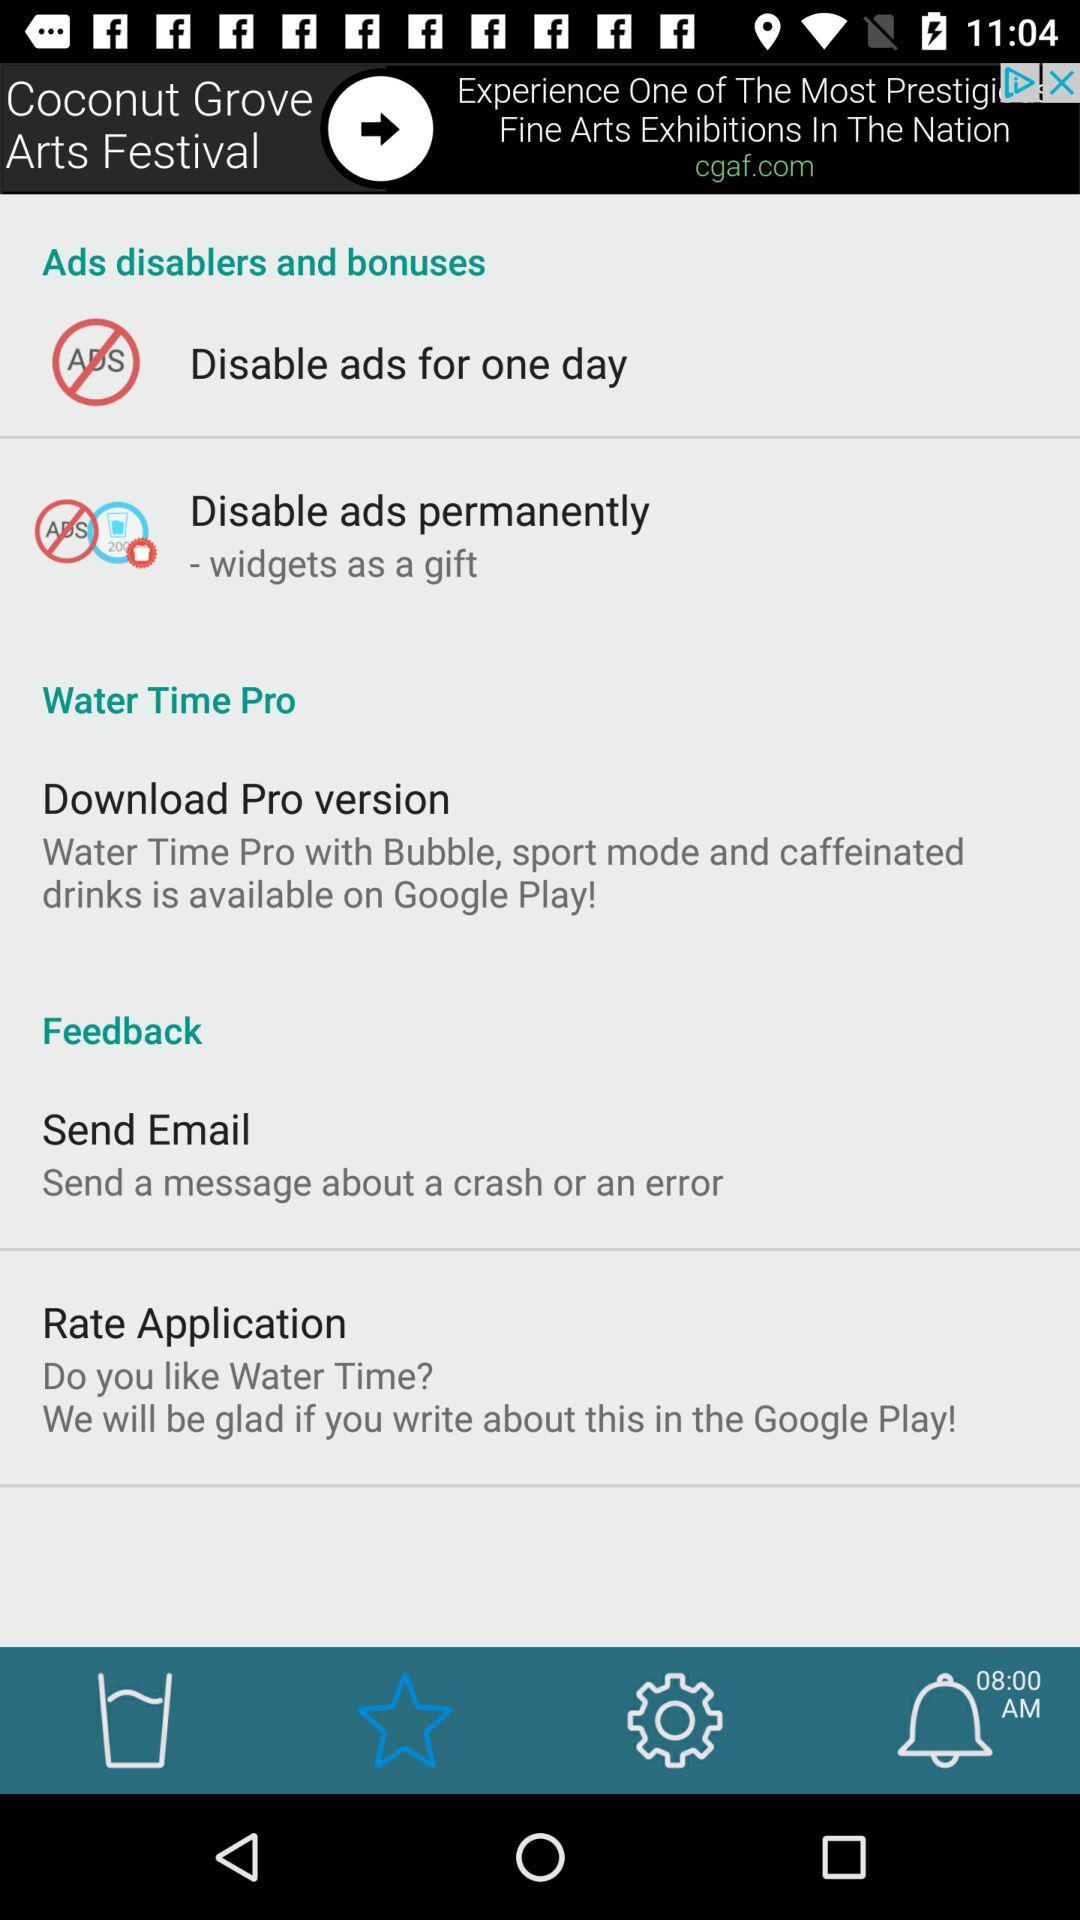  Describe the element at coordinates (540, 127) in the screenshot. I see `click the advertisement` at that location.